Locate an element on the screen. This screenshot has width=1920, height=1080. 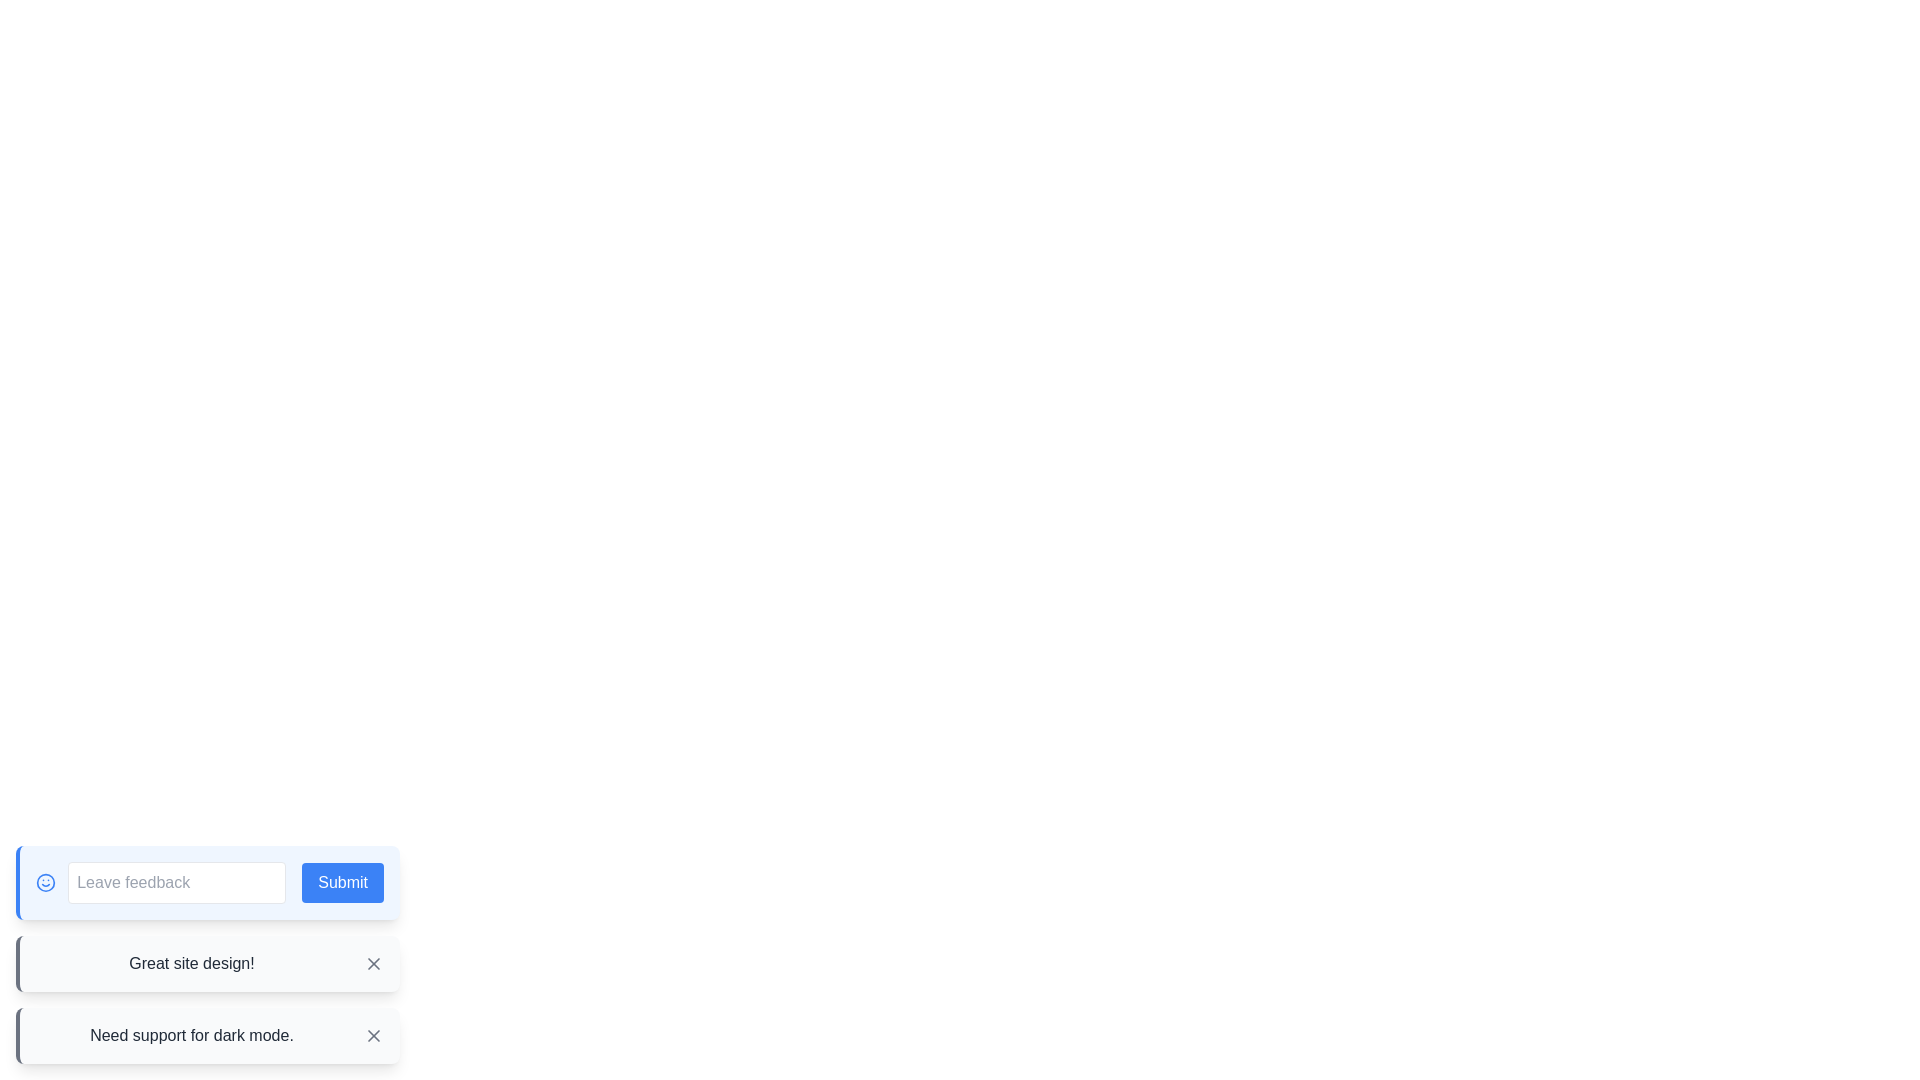
the smile icon to trigger its interaction is located at coordinates (46, 882).